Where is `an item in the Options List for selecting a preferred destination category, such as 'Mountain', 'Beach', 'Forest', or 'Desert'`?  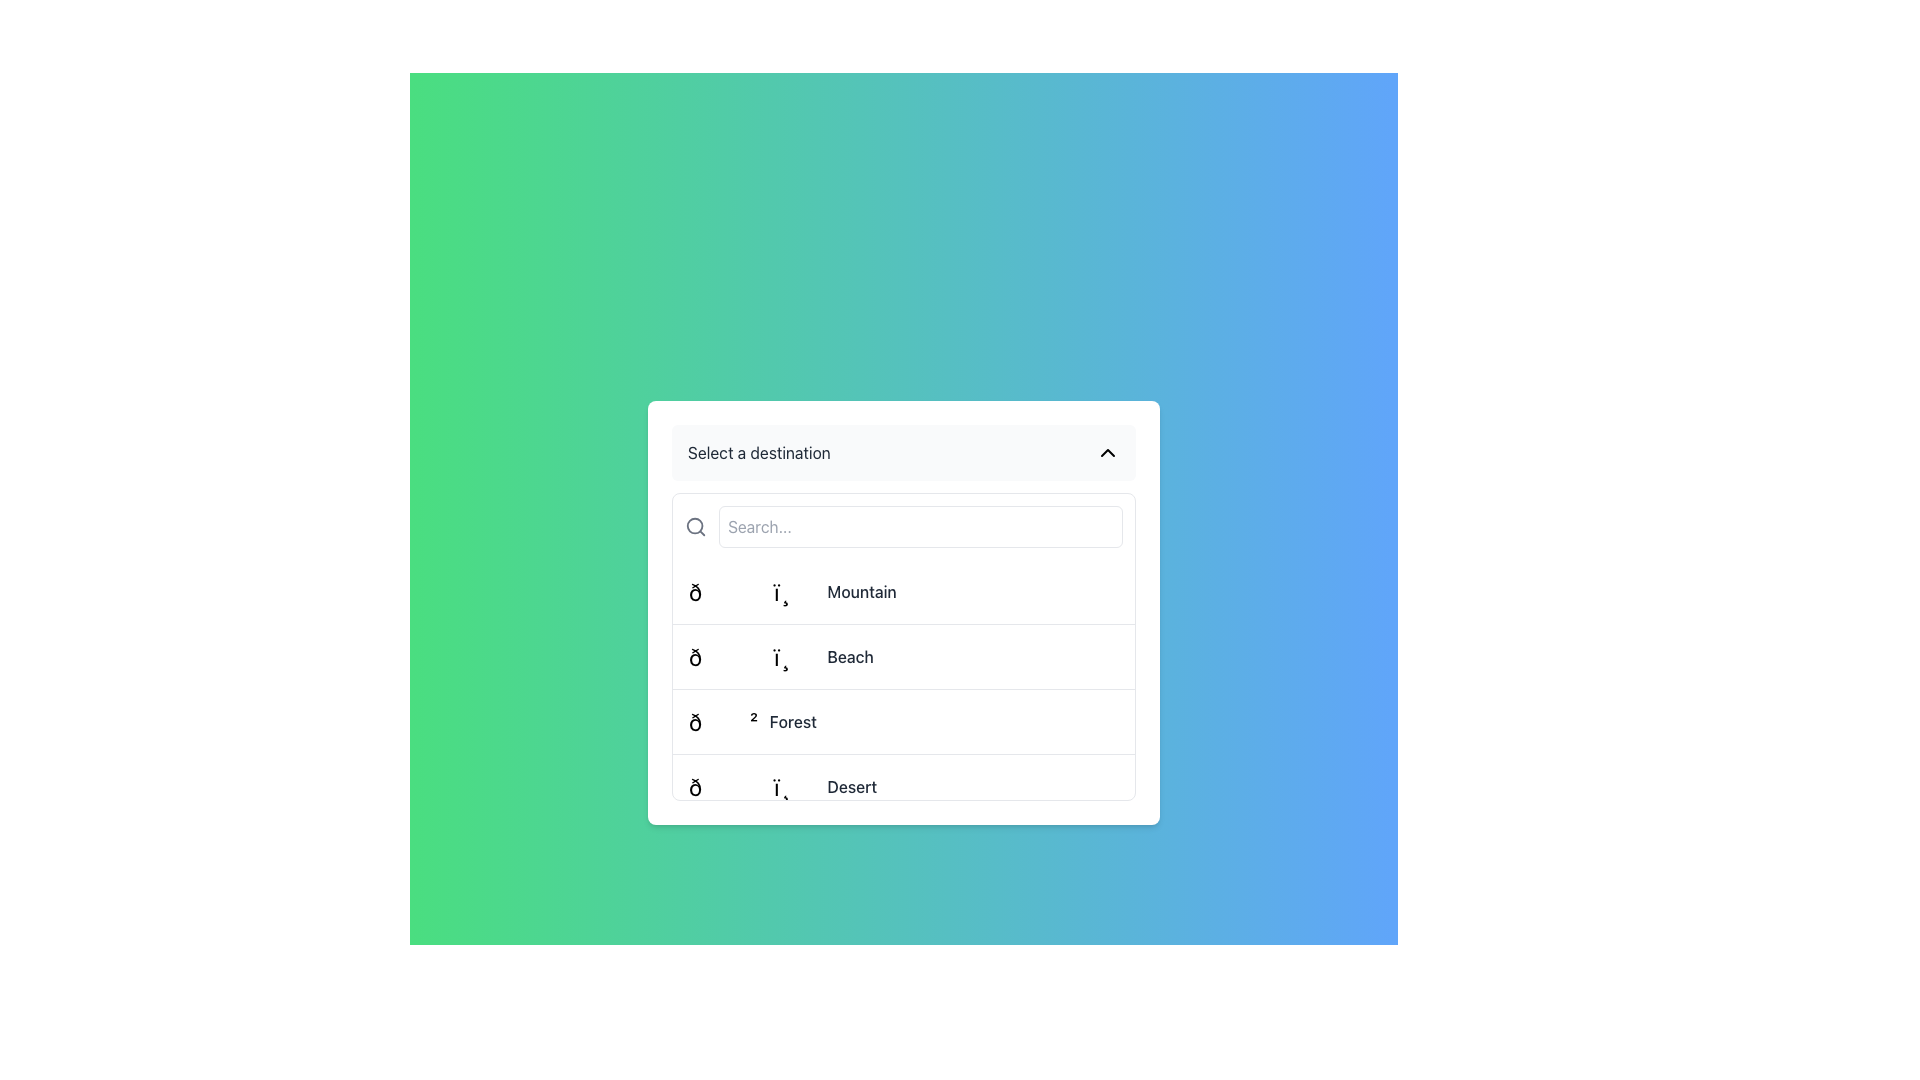
an item in the Options List for selecting a preferred destination category, such as 'Mountain', 'Beach', 'Forest', or 'Desert' is located at coordinates (902, 647).